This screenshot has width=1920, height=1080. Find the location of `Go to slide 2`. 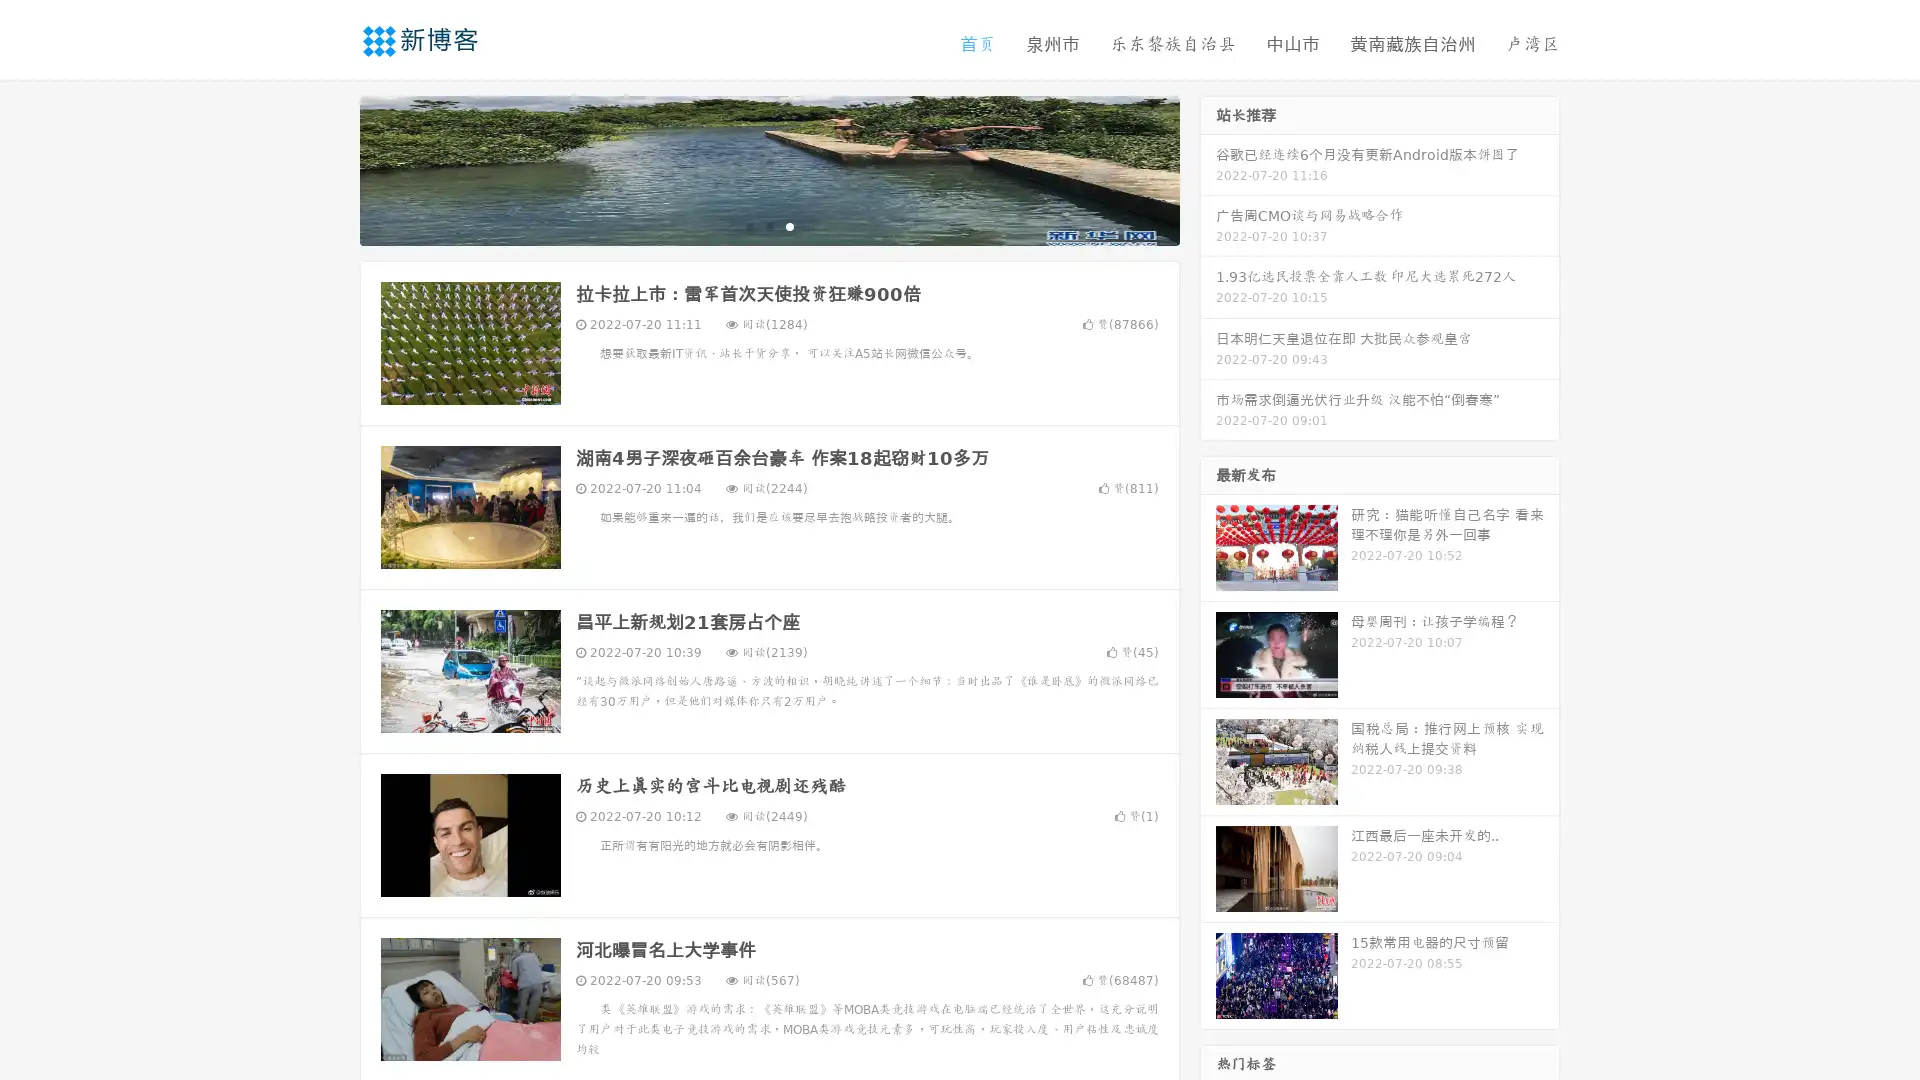

Go to slide 2 is located at coordinates (768, 225).